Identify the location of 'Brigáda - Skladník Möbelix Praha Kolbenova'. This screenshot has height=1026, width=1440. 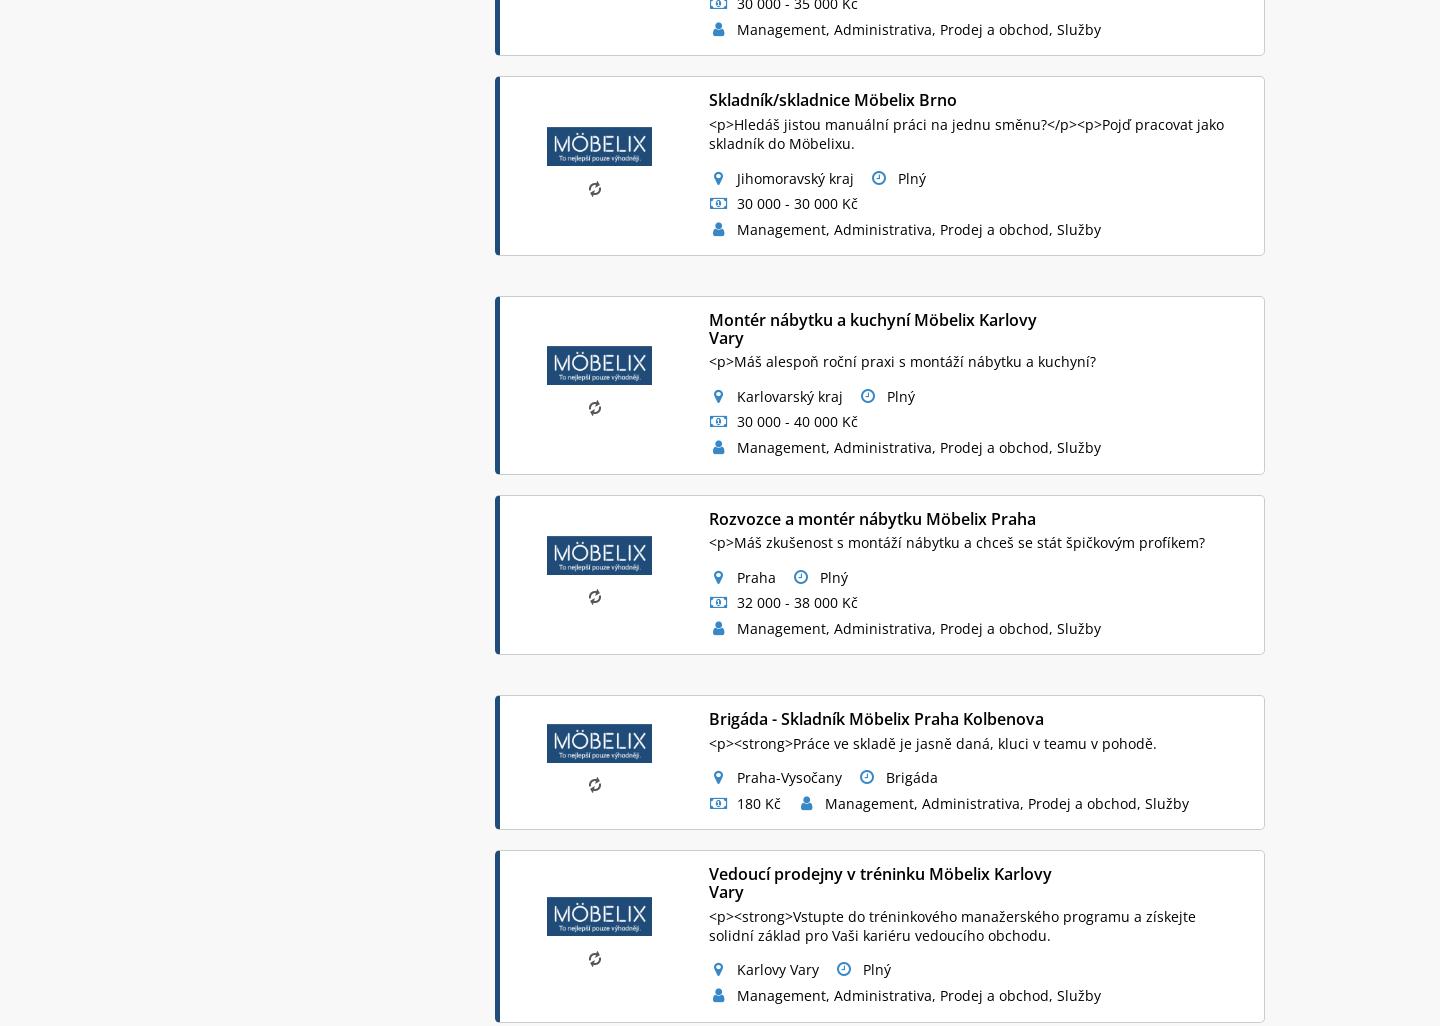
(708, 719).